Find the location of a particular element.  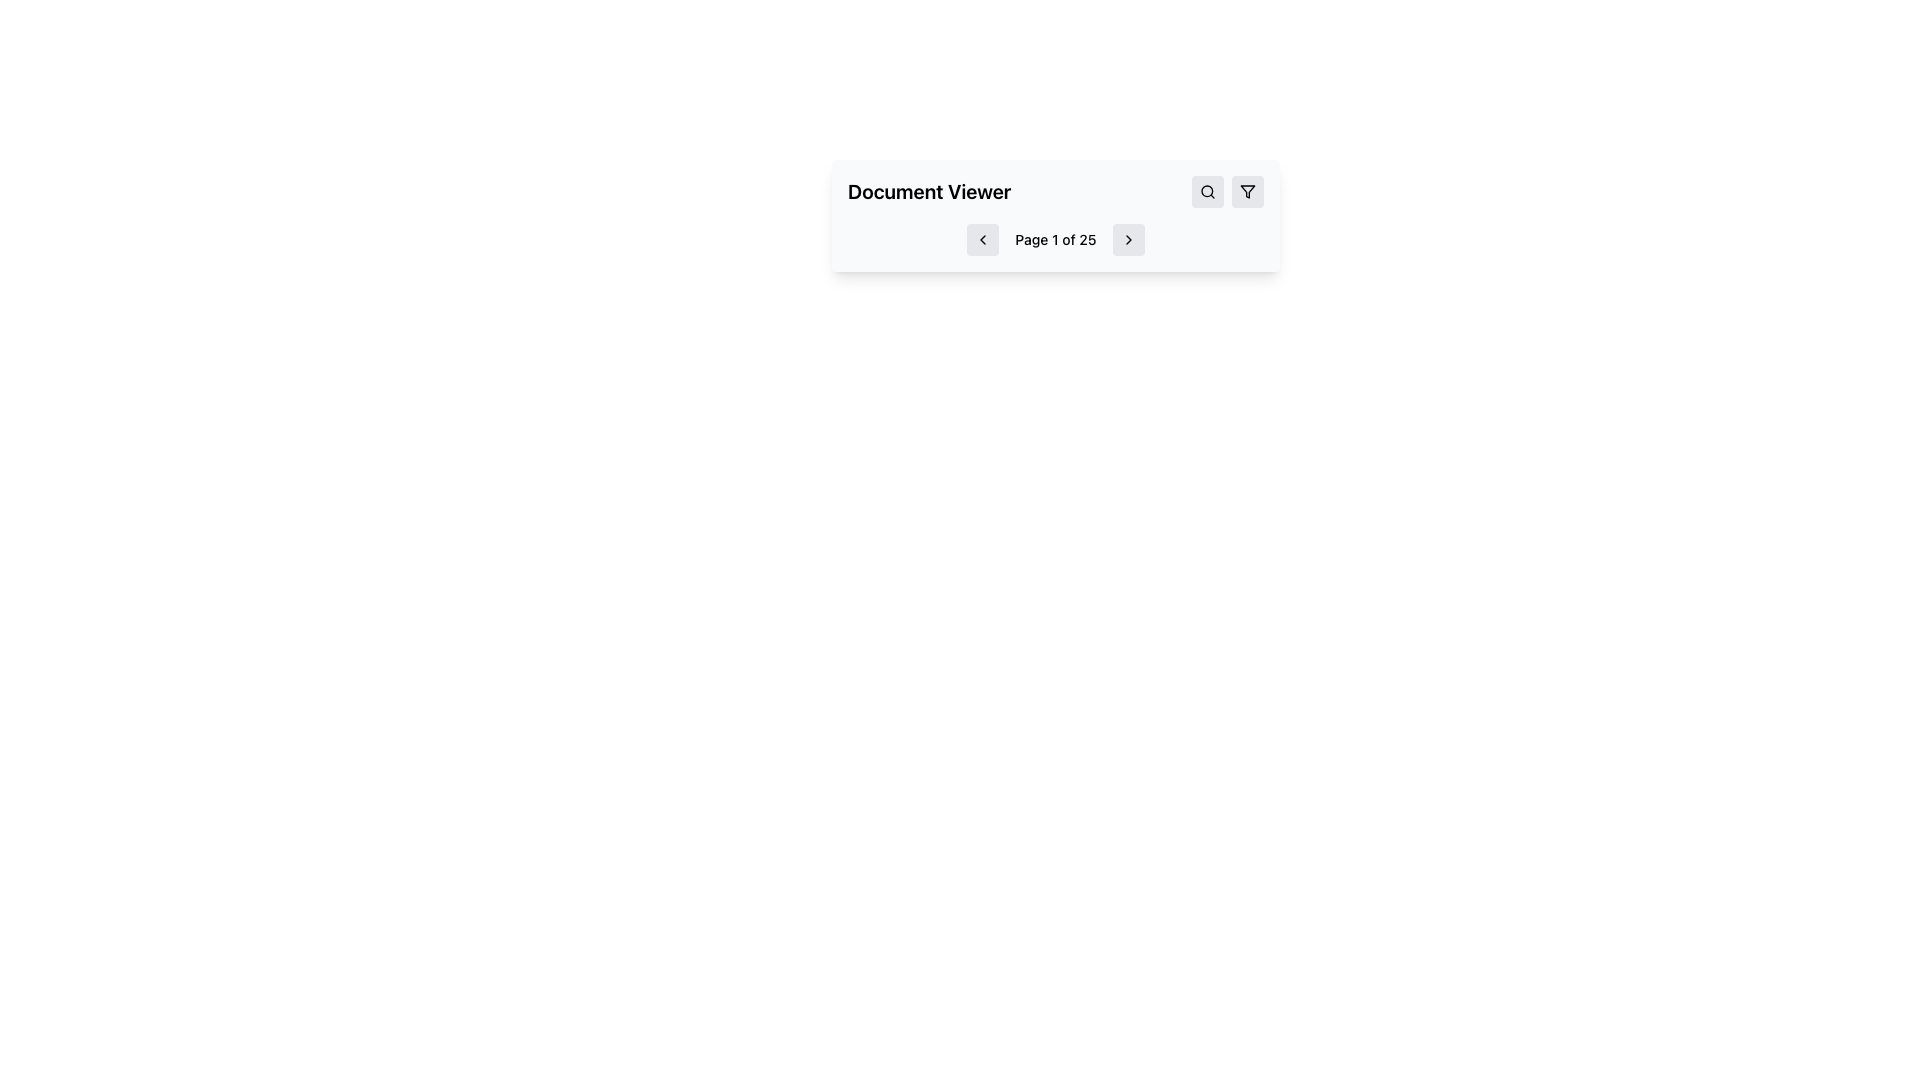

the chevron icon used for navigation, located within a light gray button before the 'Page 1 of 25' label in the document viewer interface is located at coordinates (983, 238).